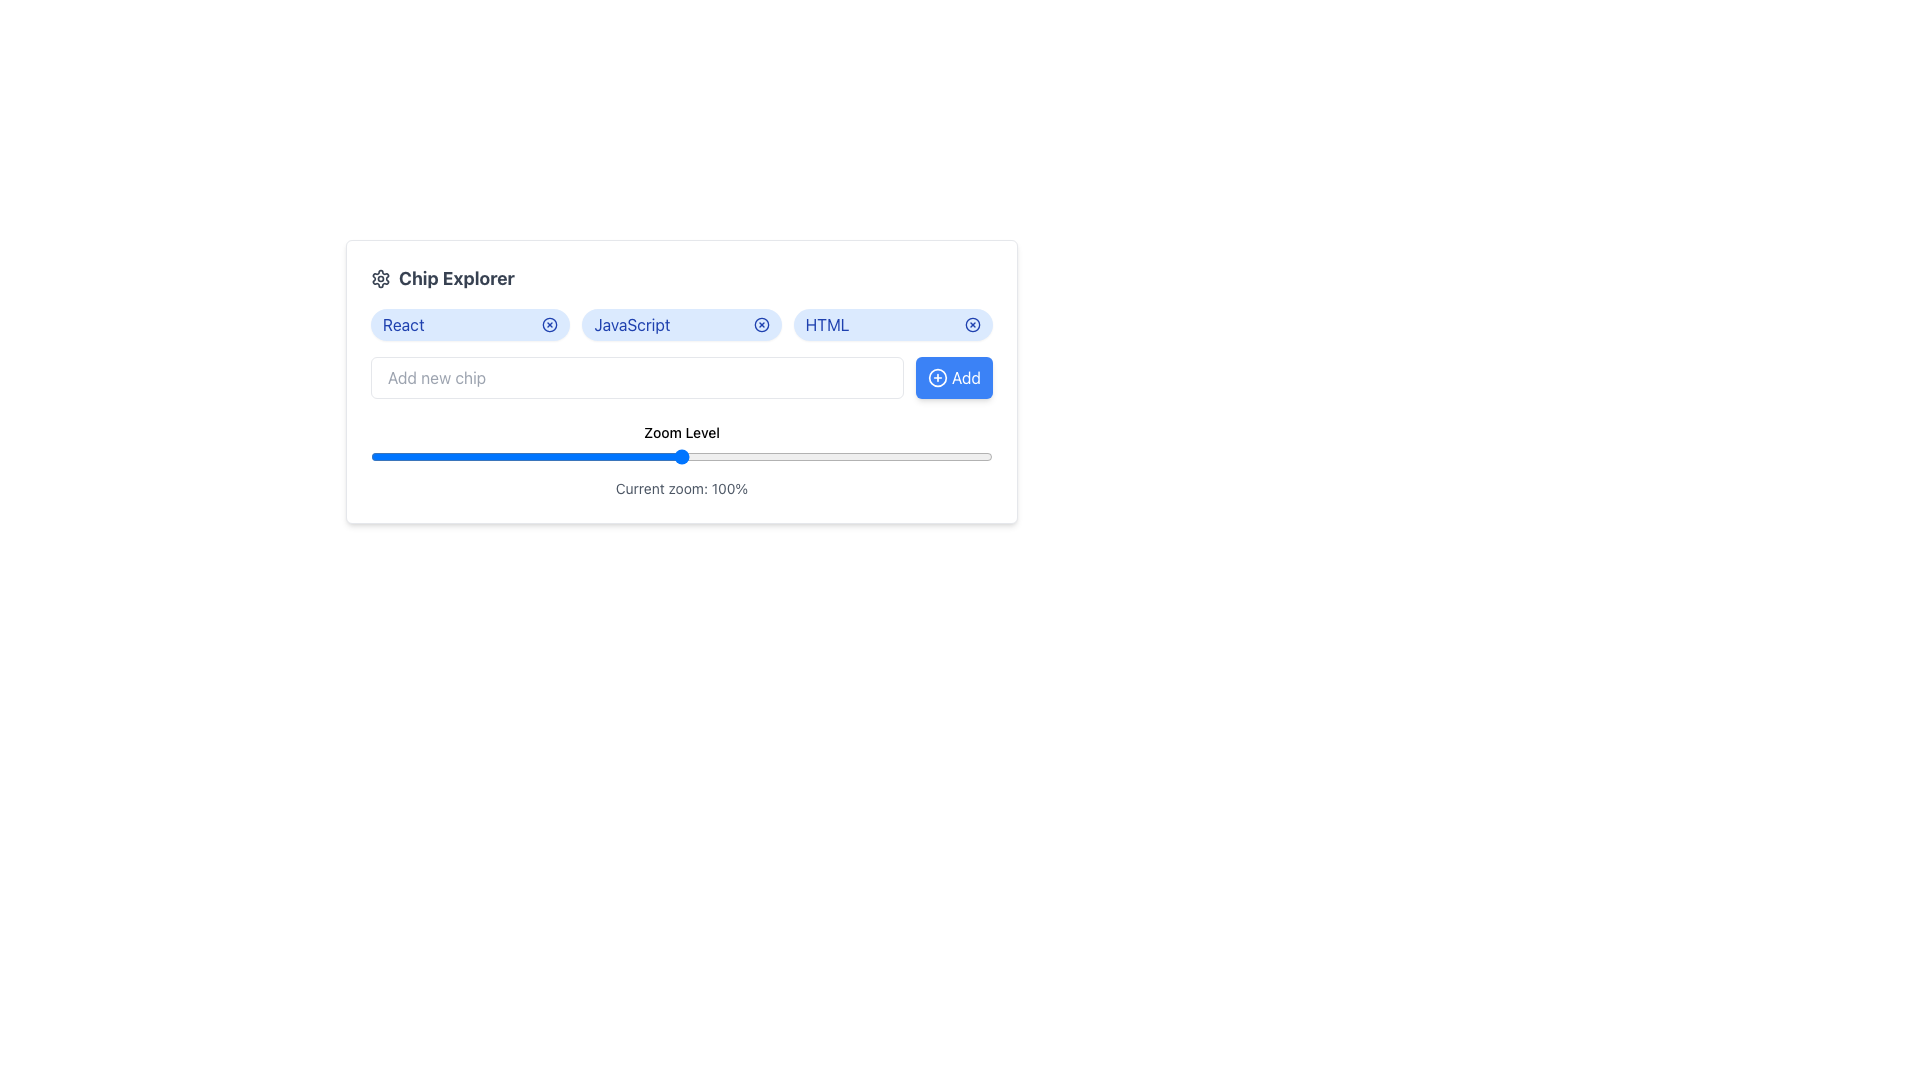  What do you see at coordinates (953, 378) in the screenshot?
I see `the button located towards the right end of the interface` at bounding box center [953, 378].